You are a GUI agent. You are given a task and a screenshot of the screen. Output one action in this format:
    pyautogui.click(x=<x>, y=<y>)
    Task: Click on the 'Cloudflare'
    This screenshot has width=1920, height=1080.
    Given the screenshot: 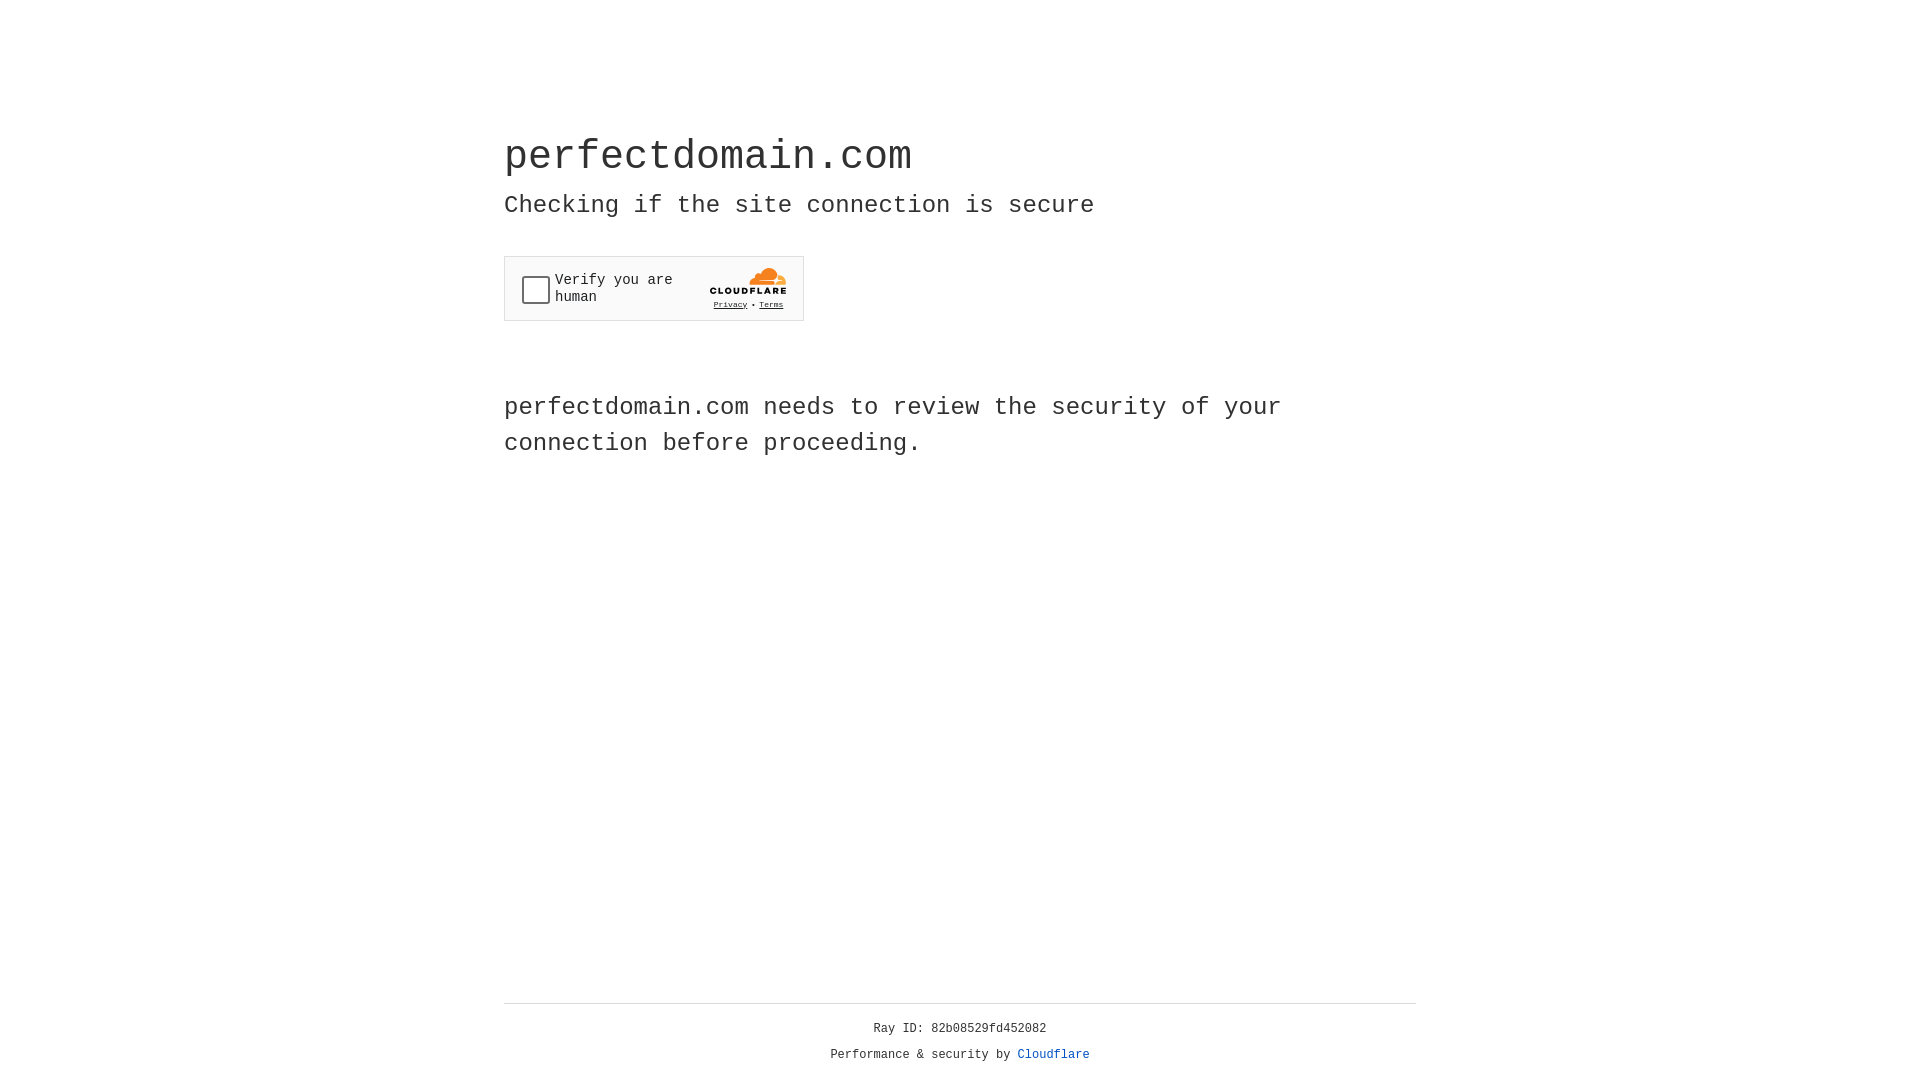 What is the action you would take?
    pyautogui.click(x=1053, y=1054)
    